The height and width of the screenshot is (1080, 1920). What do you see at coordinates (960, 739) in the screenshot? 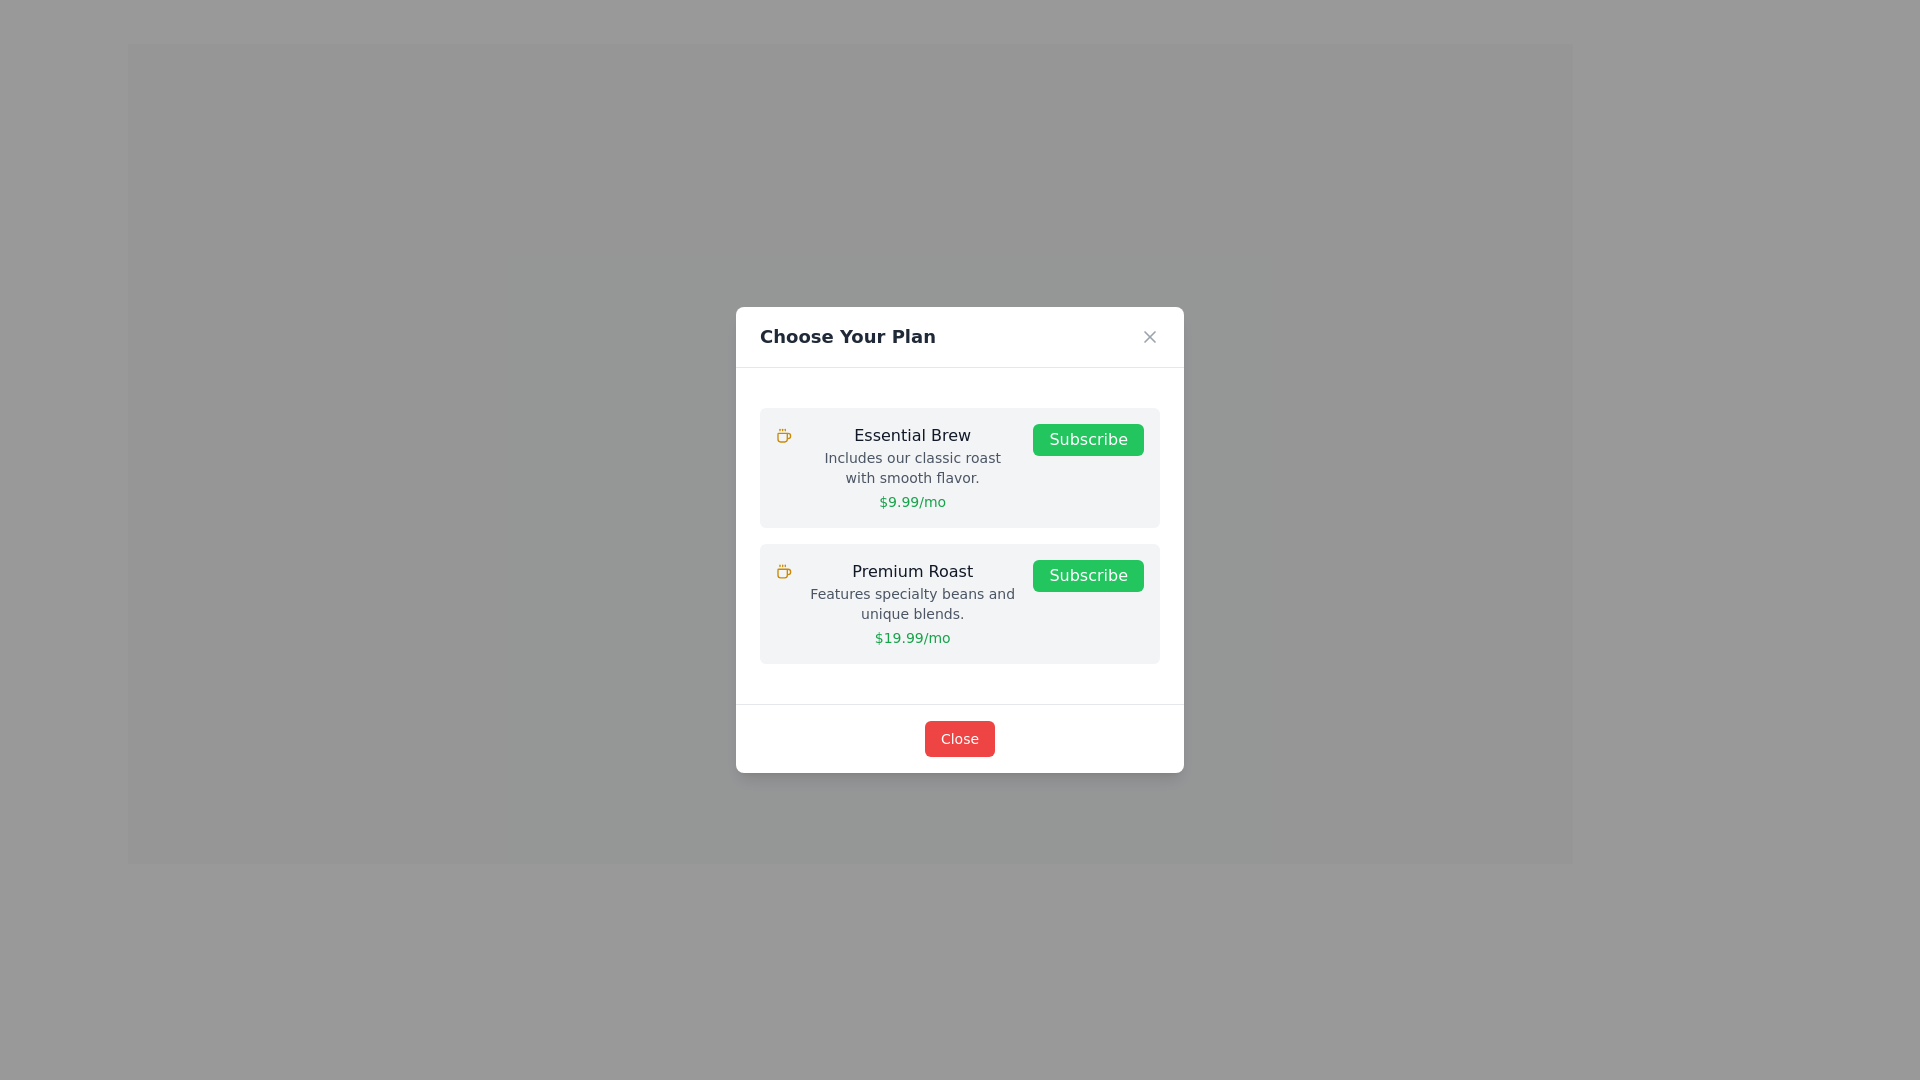
I see `the close button located at the bottom center of the modal dialog` at bounding box center [960, 739].